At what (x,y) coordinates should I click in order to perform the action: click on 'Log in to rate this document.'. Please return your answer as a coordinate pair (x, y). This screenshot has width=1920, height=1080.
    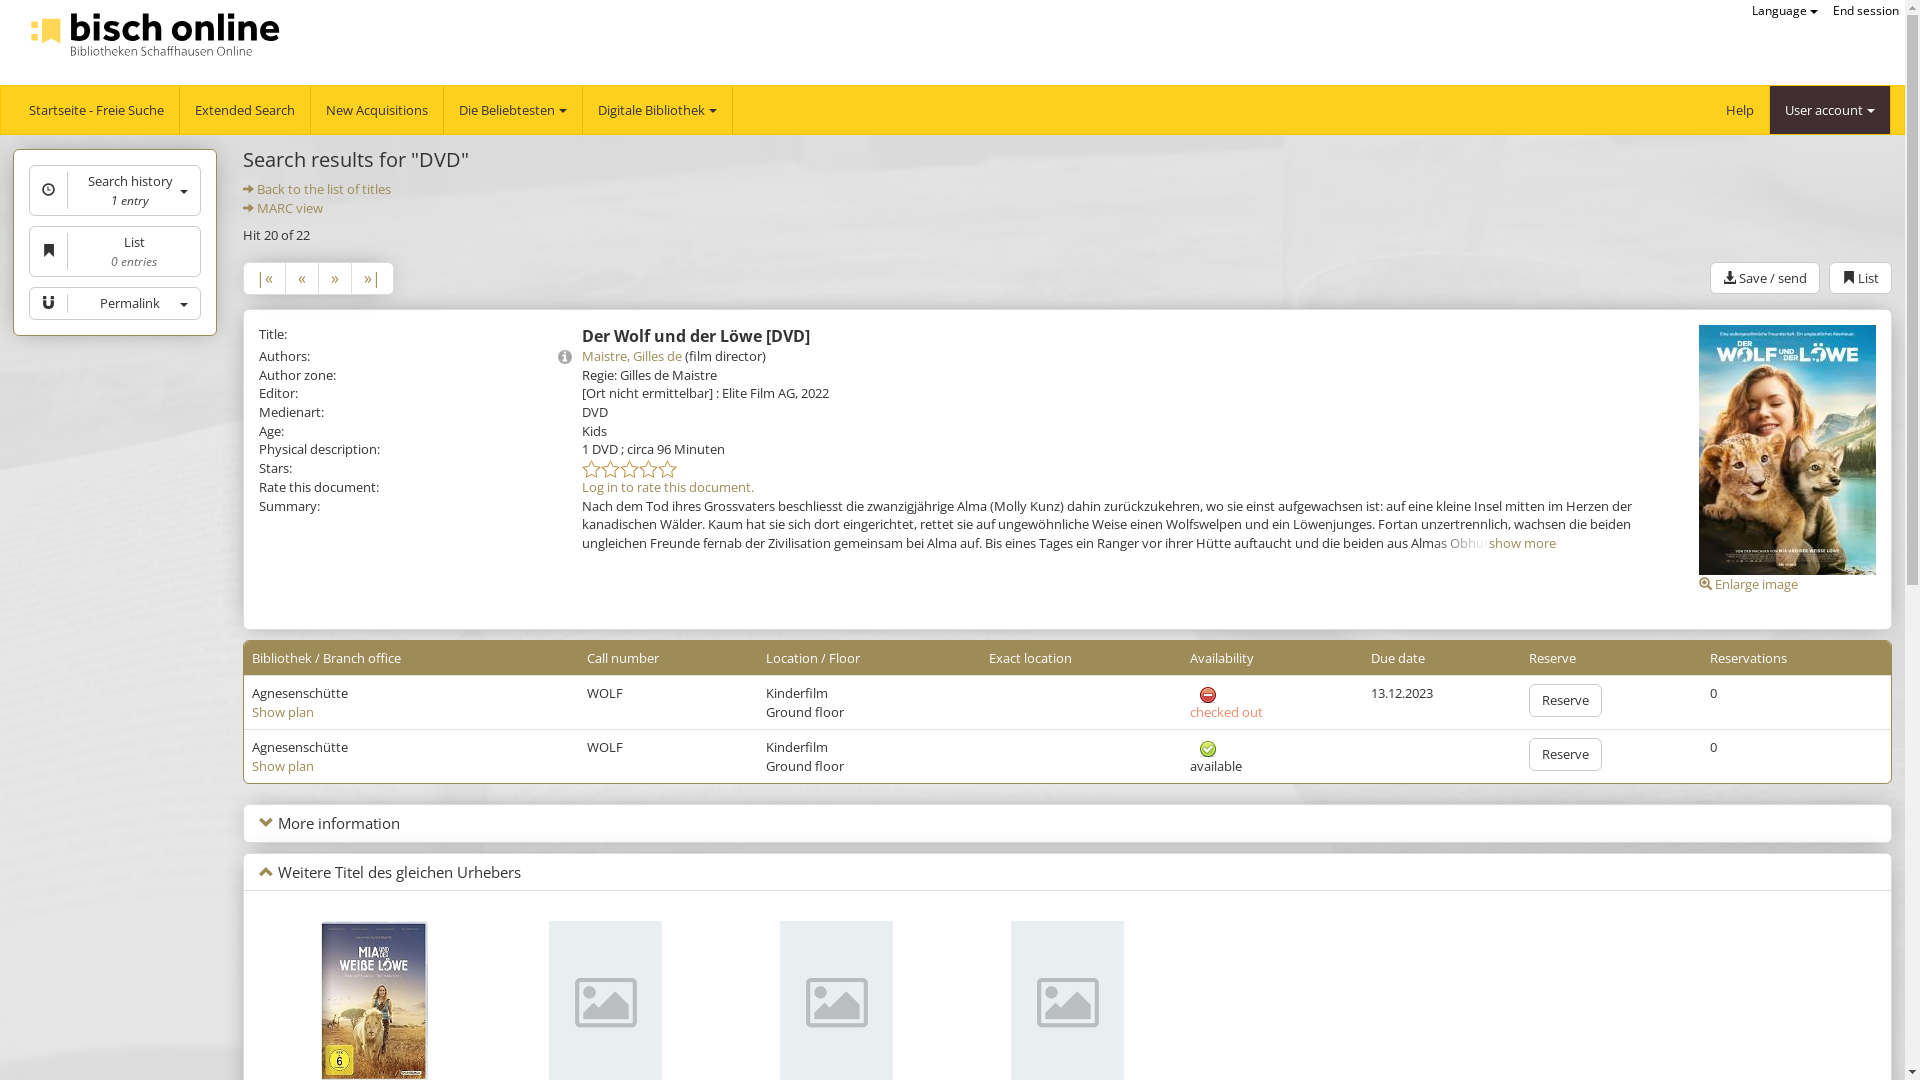
    Looking at the image, I should click on (667, 486).